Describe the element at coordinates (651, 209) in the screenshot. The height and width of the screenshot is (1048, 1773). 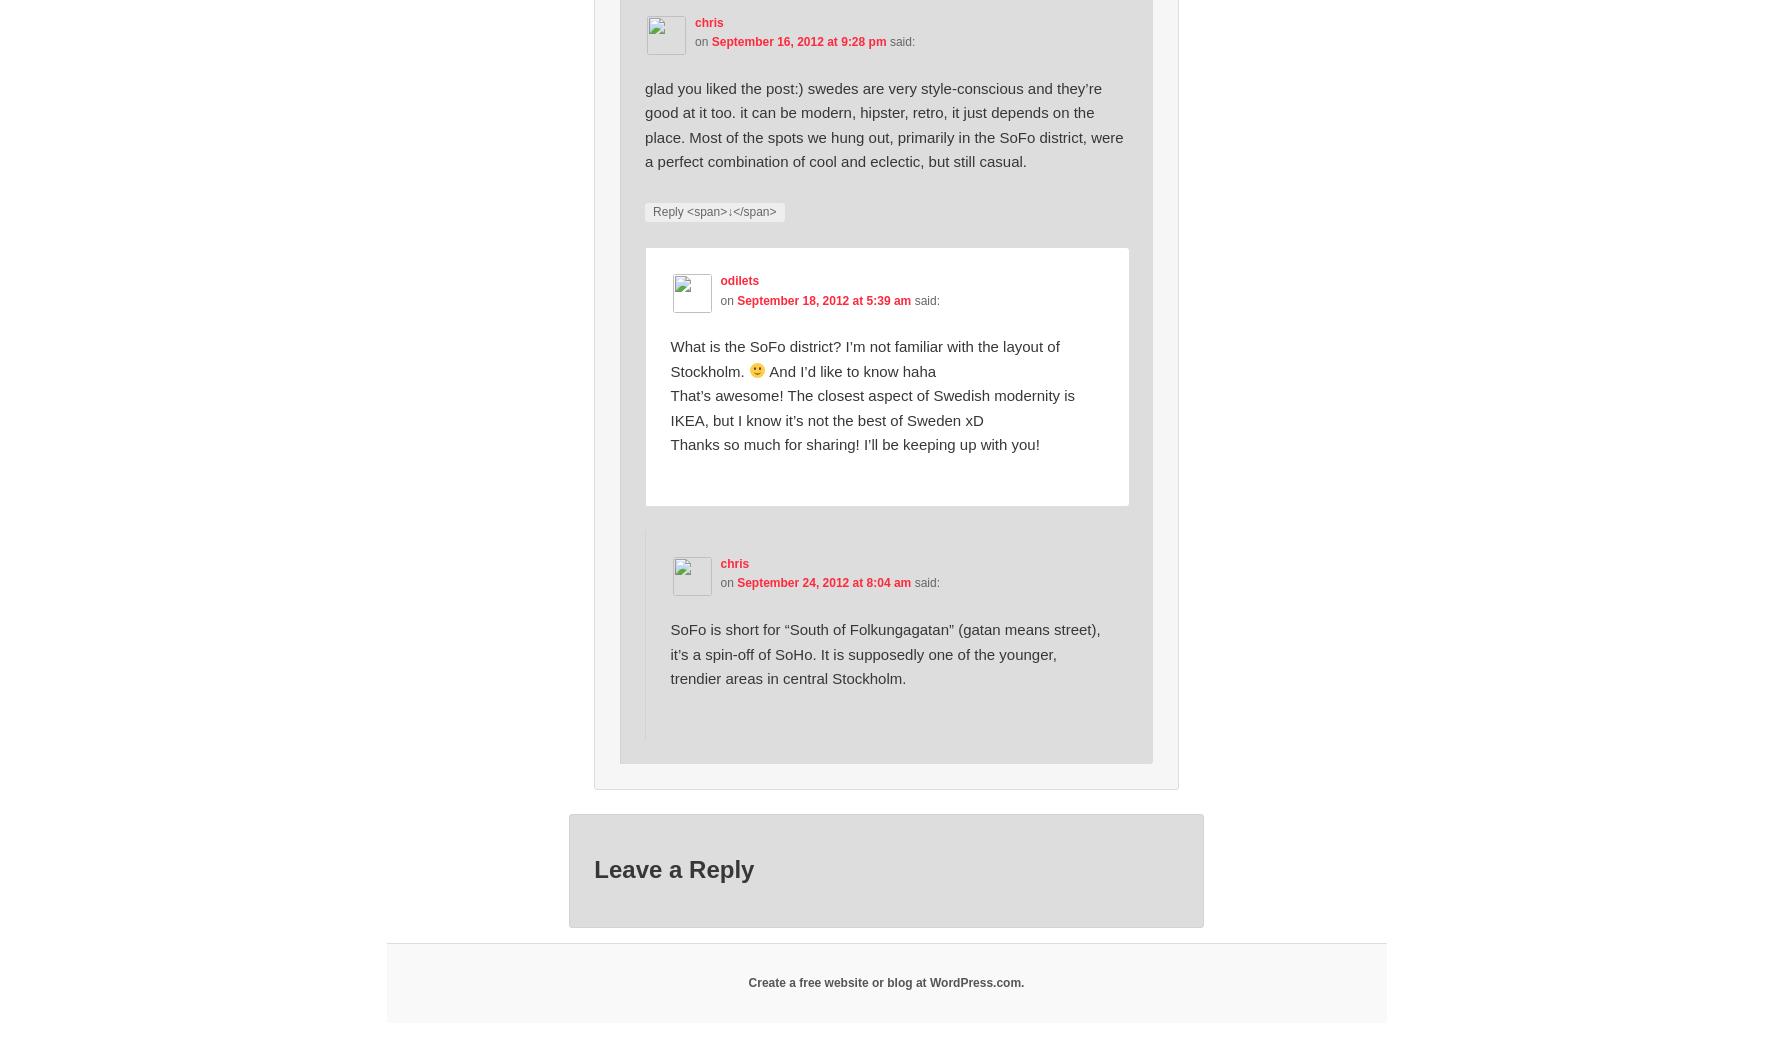
I see `'Reply <span>↓</span>'` at that location.